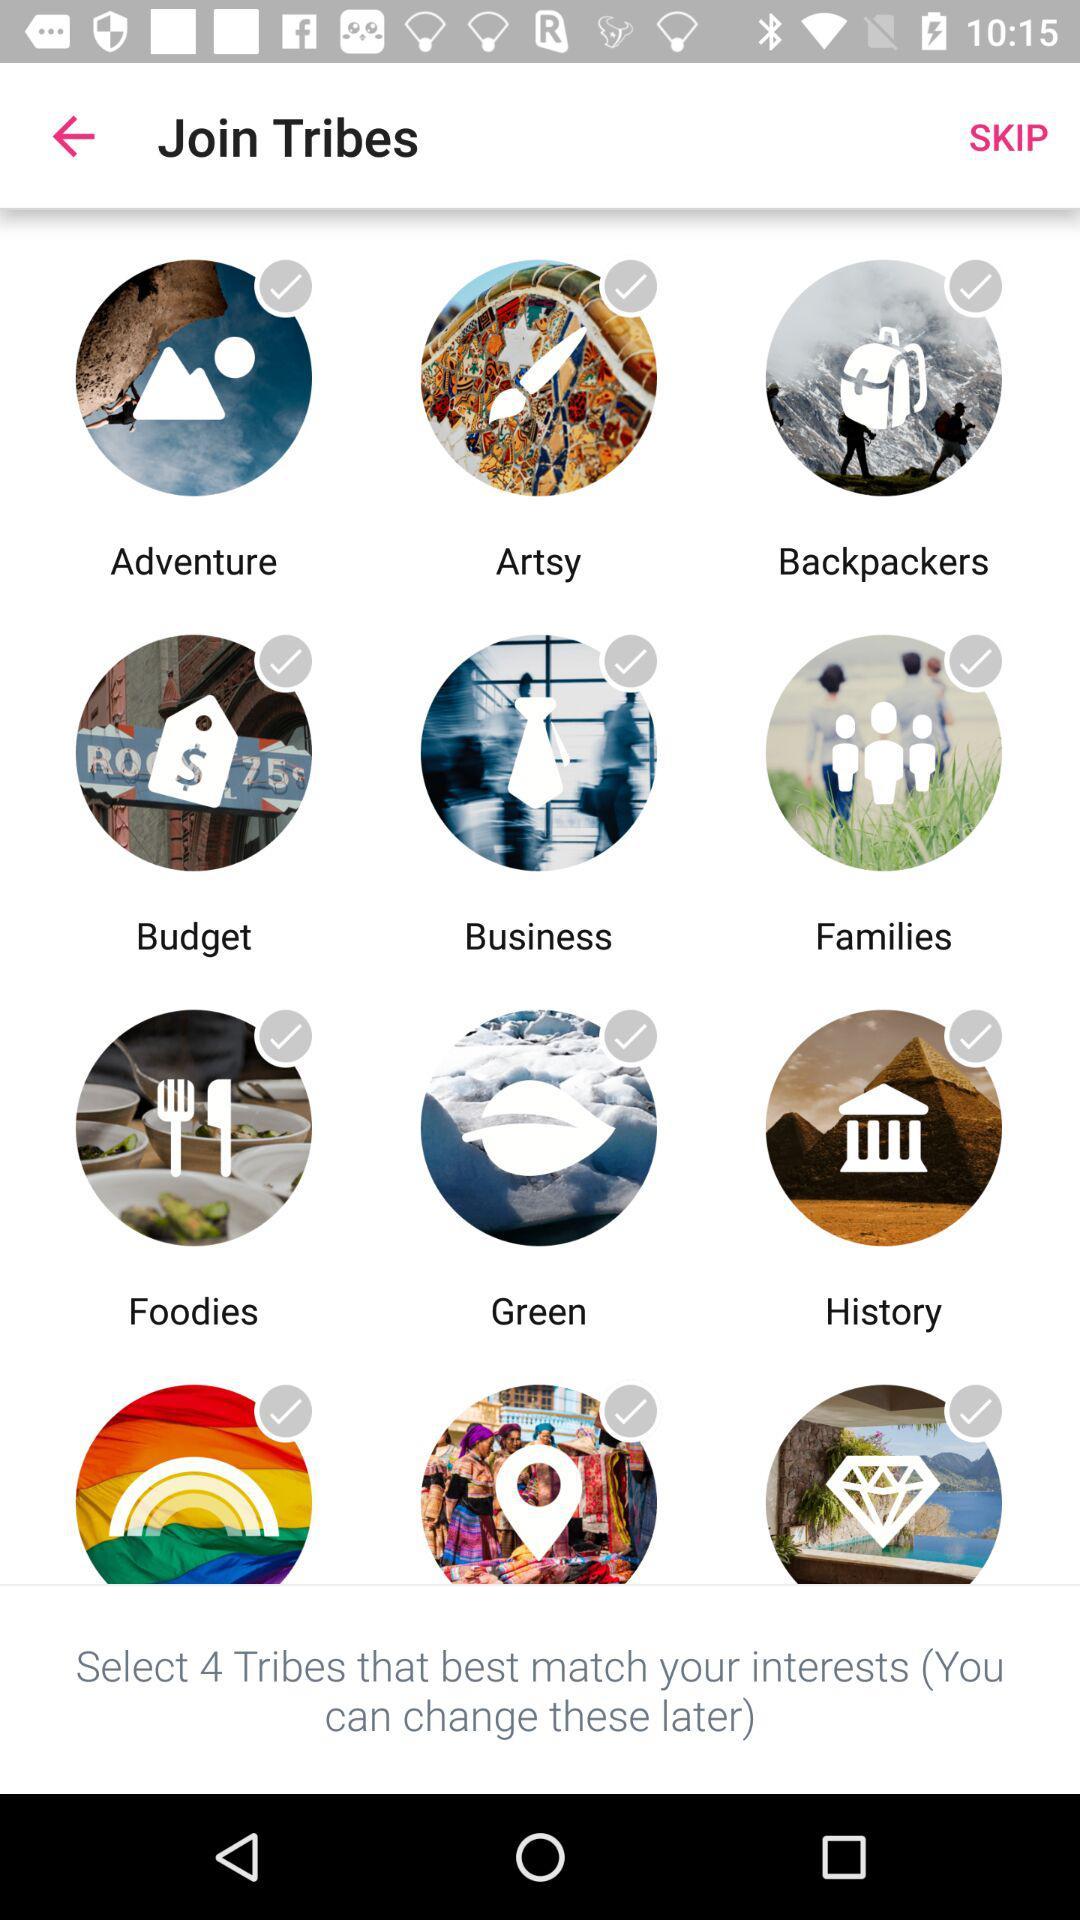  I want to click on the business, so click(537, 746).